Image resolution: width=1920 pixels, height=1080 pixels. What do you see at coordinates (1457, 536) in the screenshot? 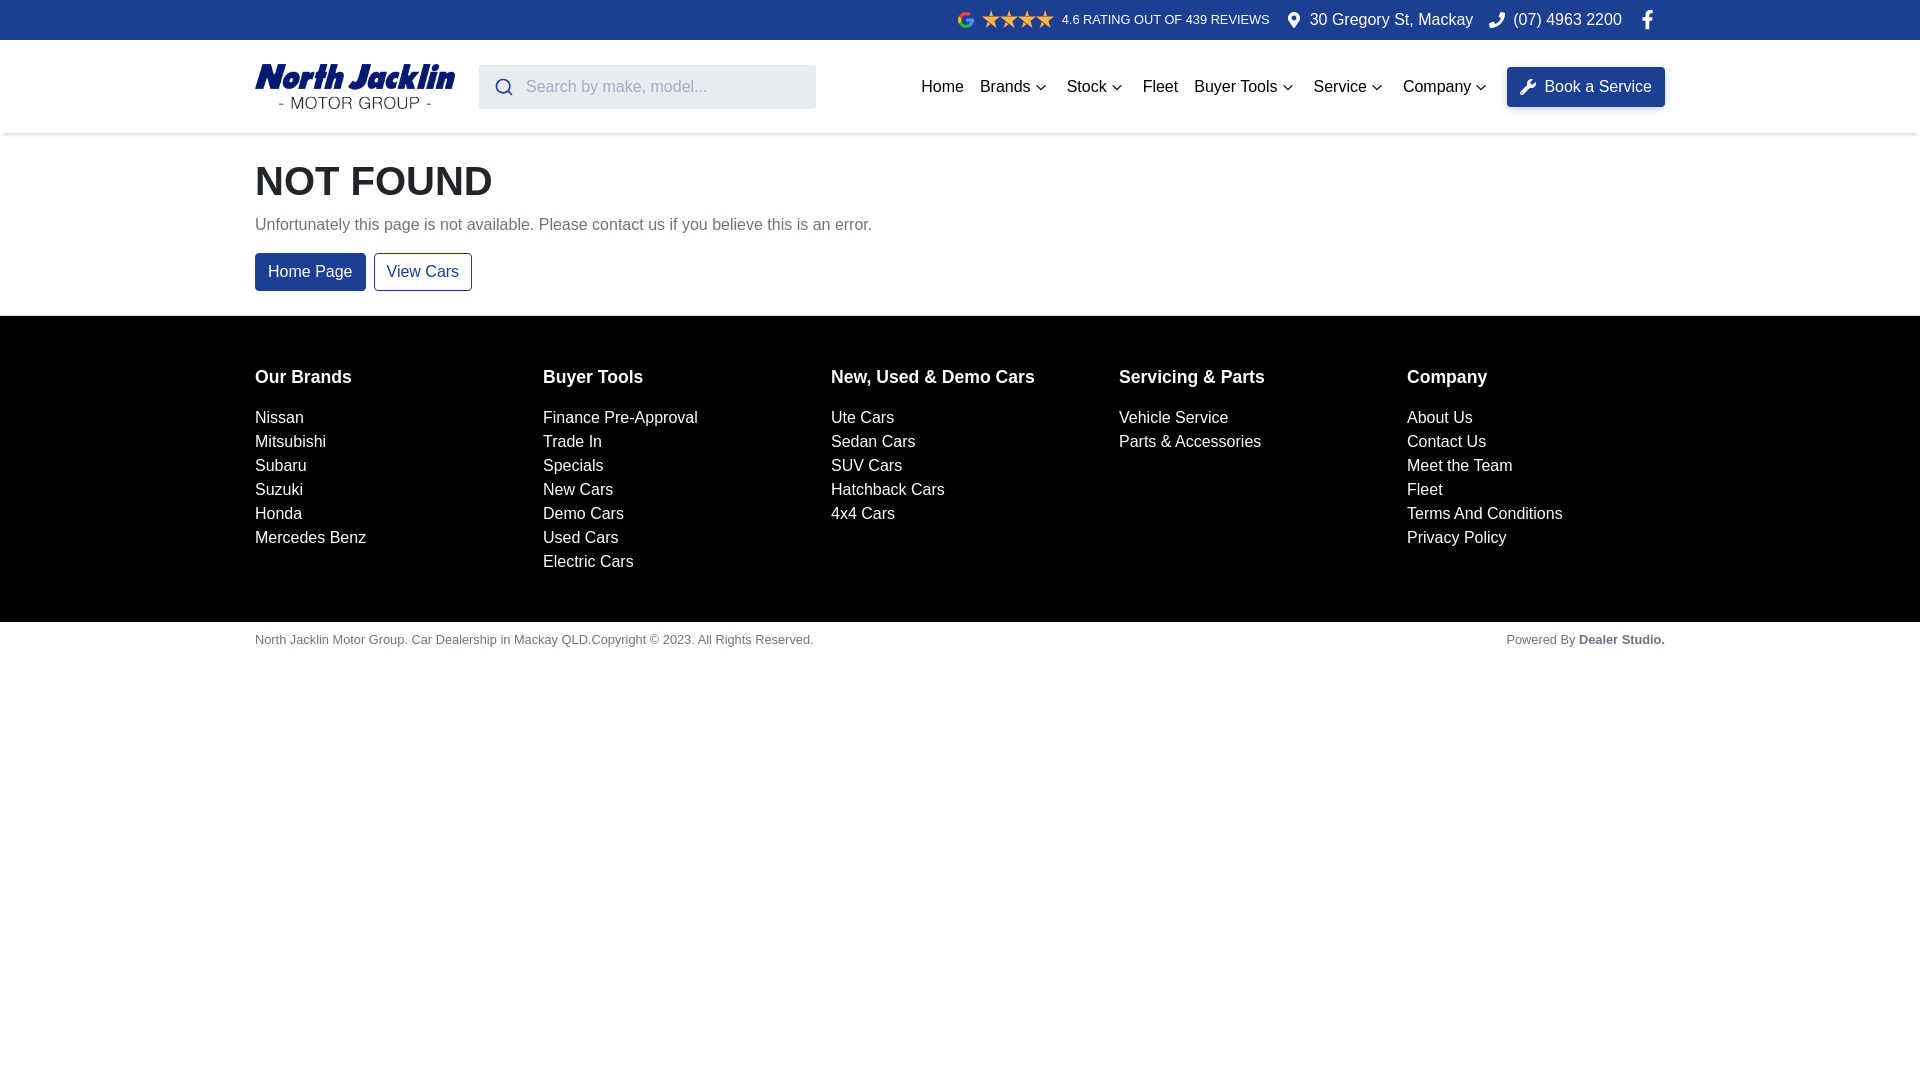
I see `'Privacy Policy'` at bounding box center [1457, 536].